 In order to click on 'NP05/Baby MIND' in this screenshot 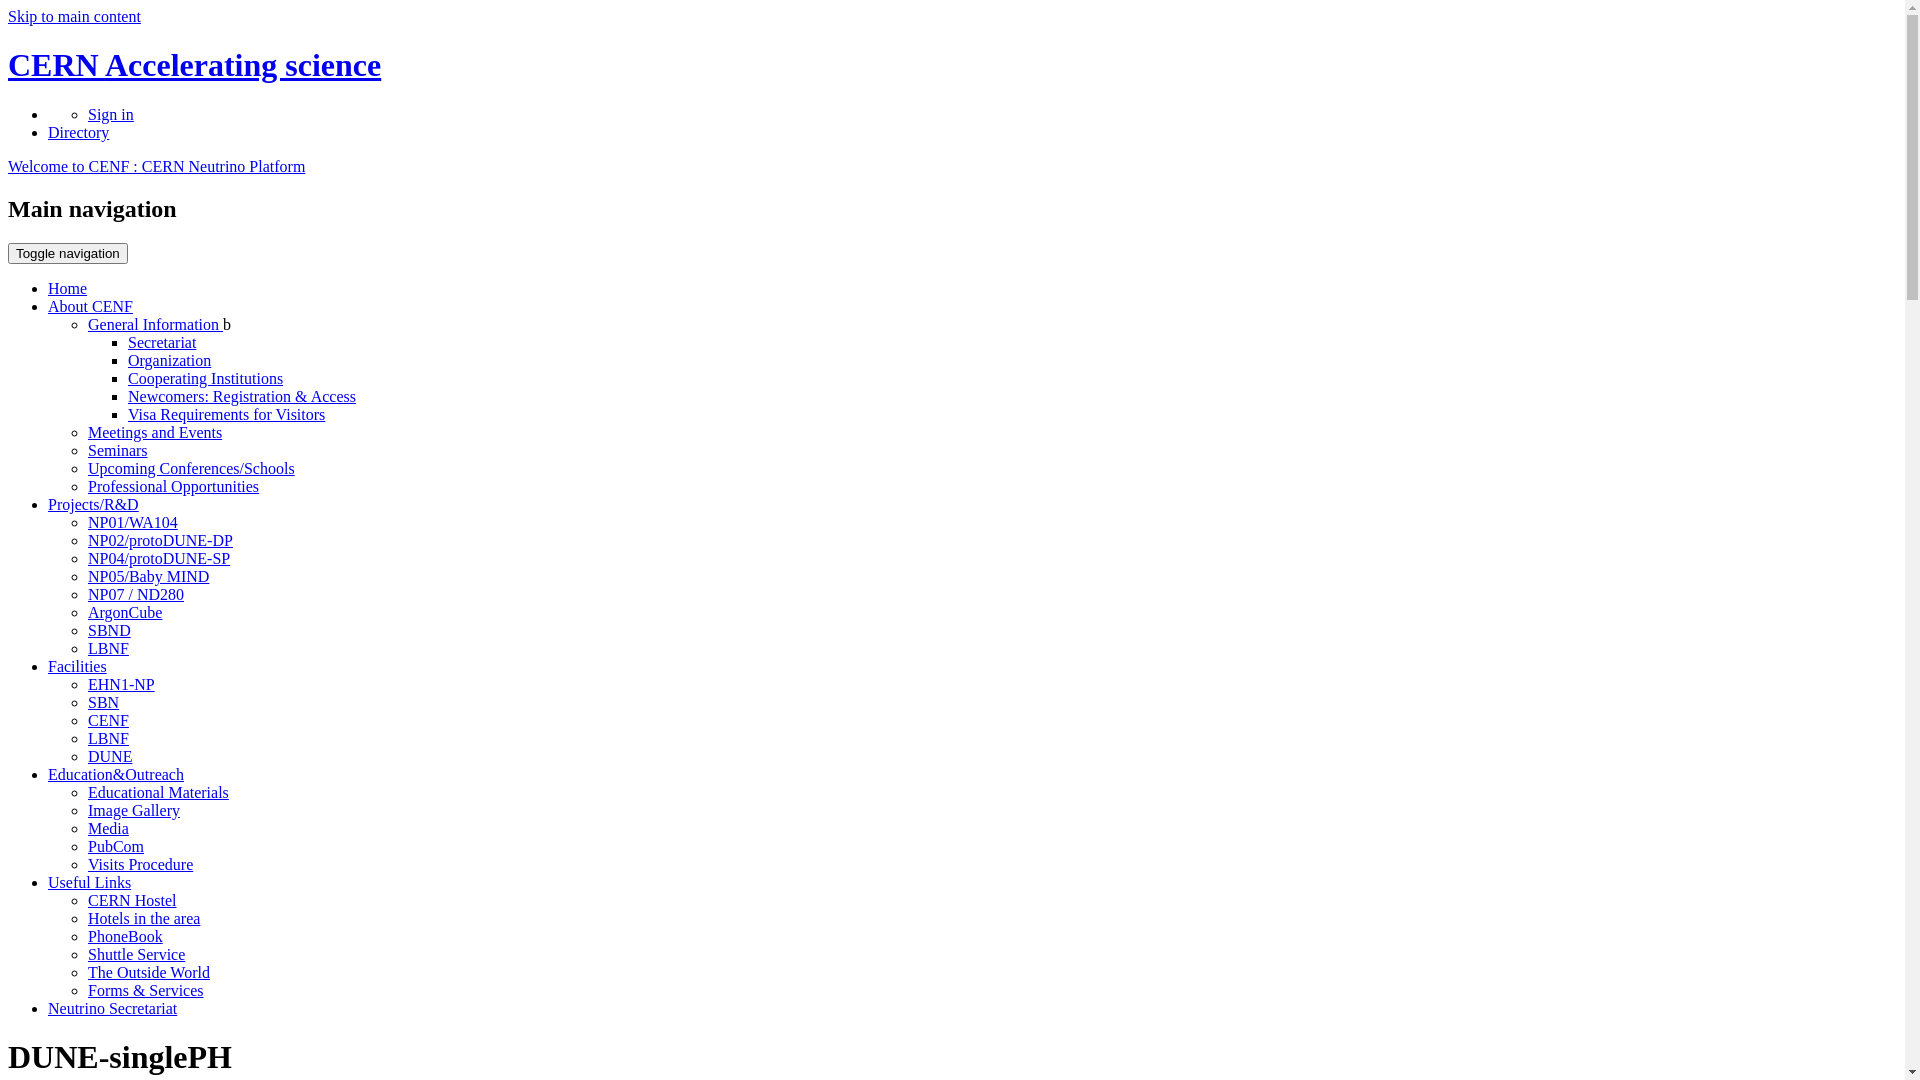, I will do `click(147, 576)`.